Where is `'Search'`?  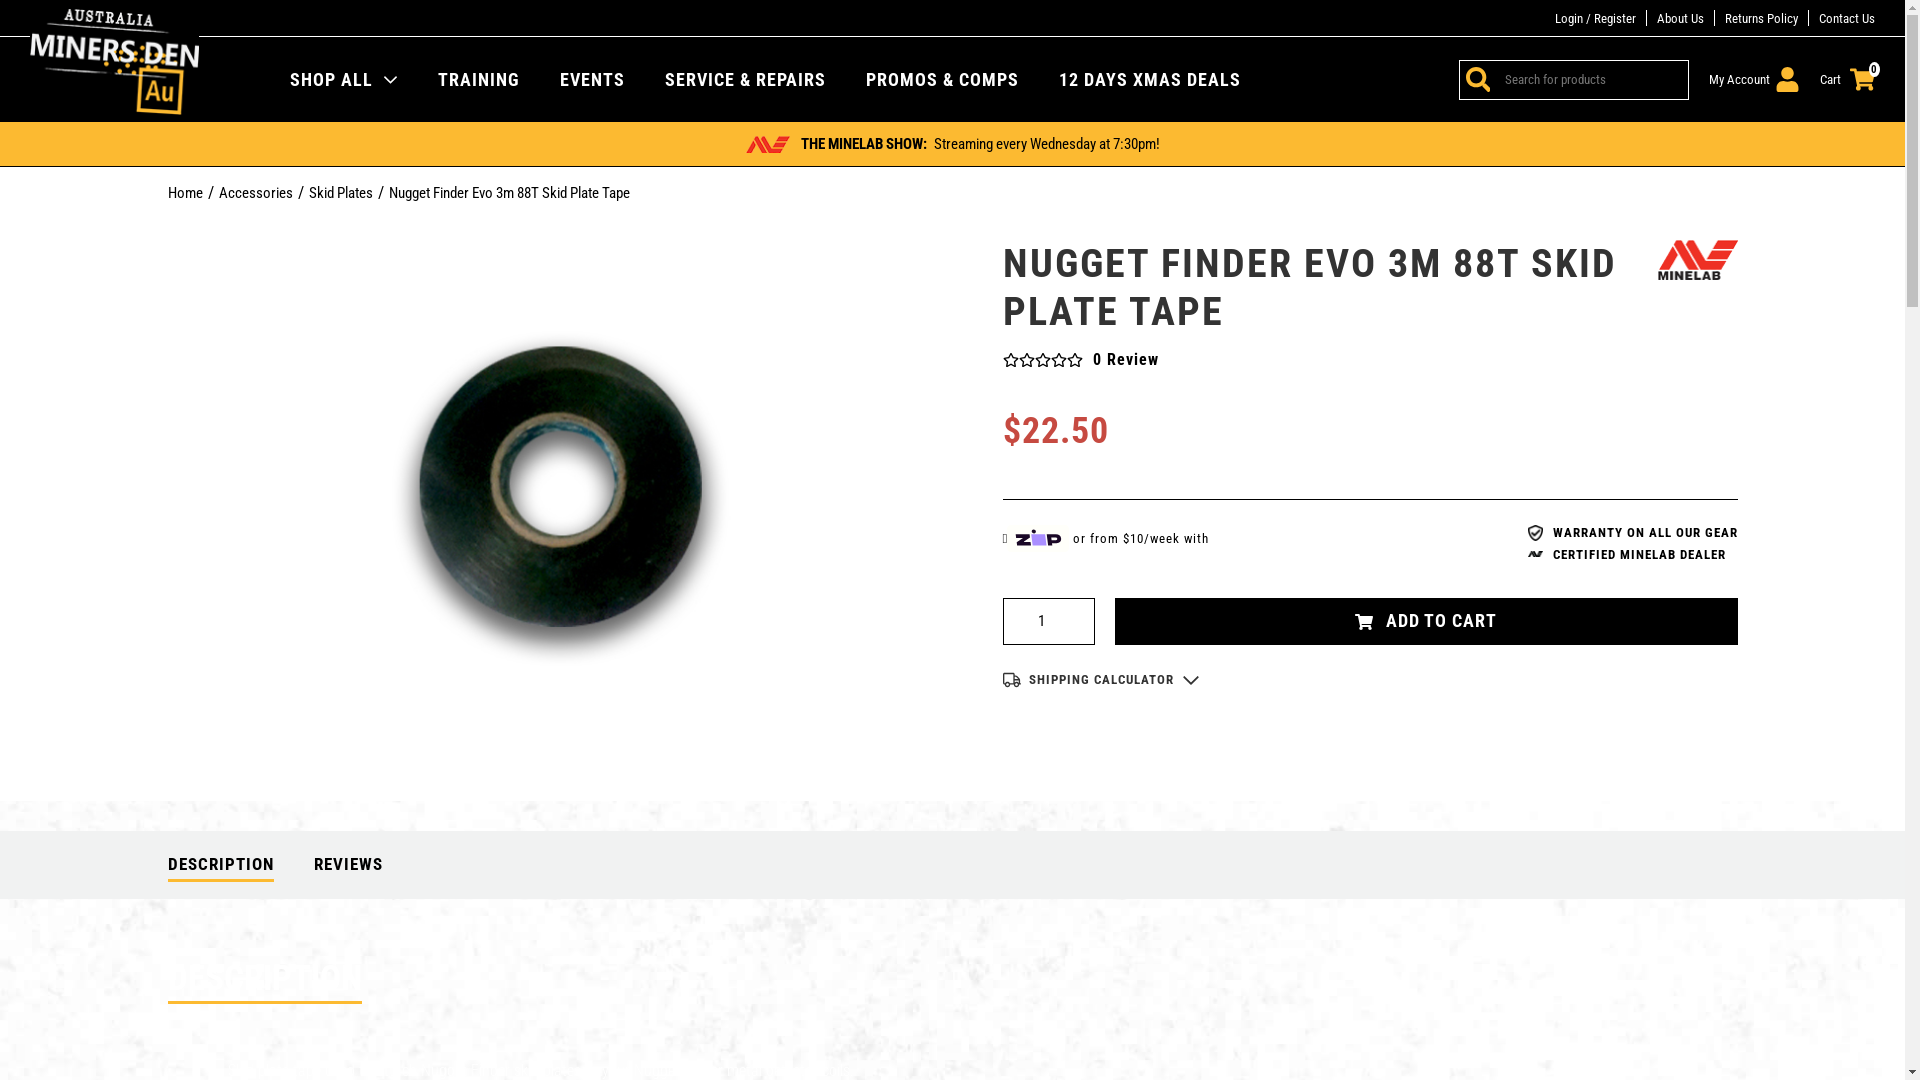 'Search' is located at coordinates (1474, 77).